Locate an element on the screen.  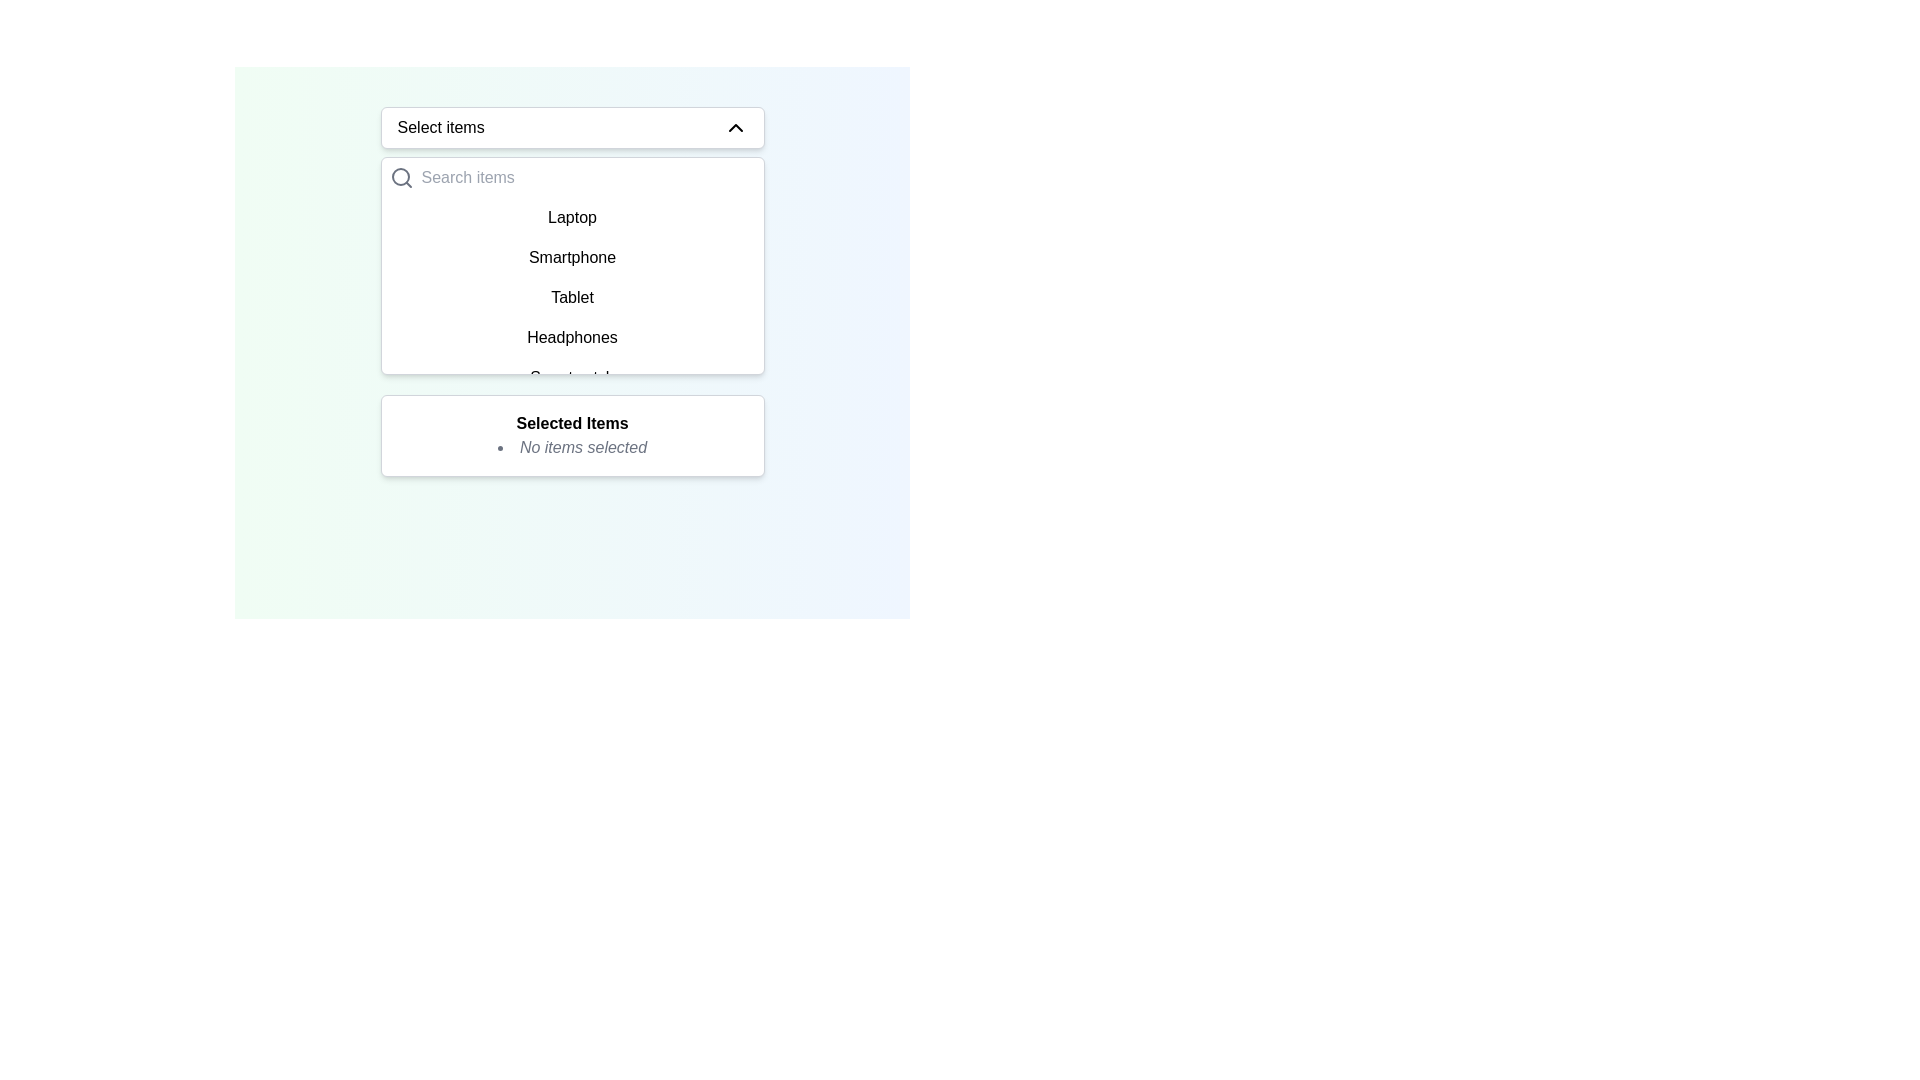
the selectable list item labeled 'Tablet' in the dropdown list to mark it as the chosen option is located at coordinates (571, 297).